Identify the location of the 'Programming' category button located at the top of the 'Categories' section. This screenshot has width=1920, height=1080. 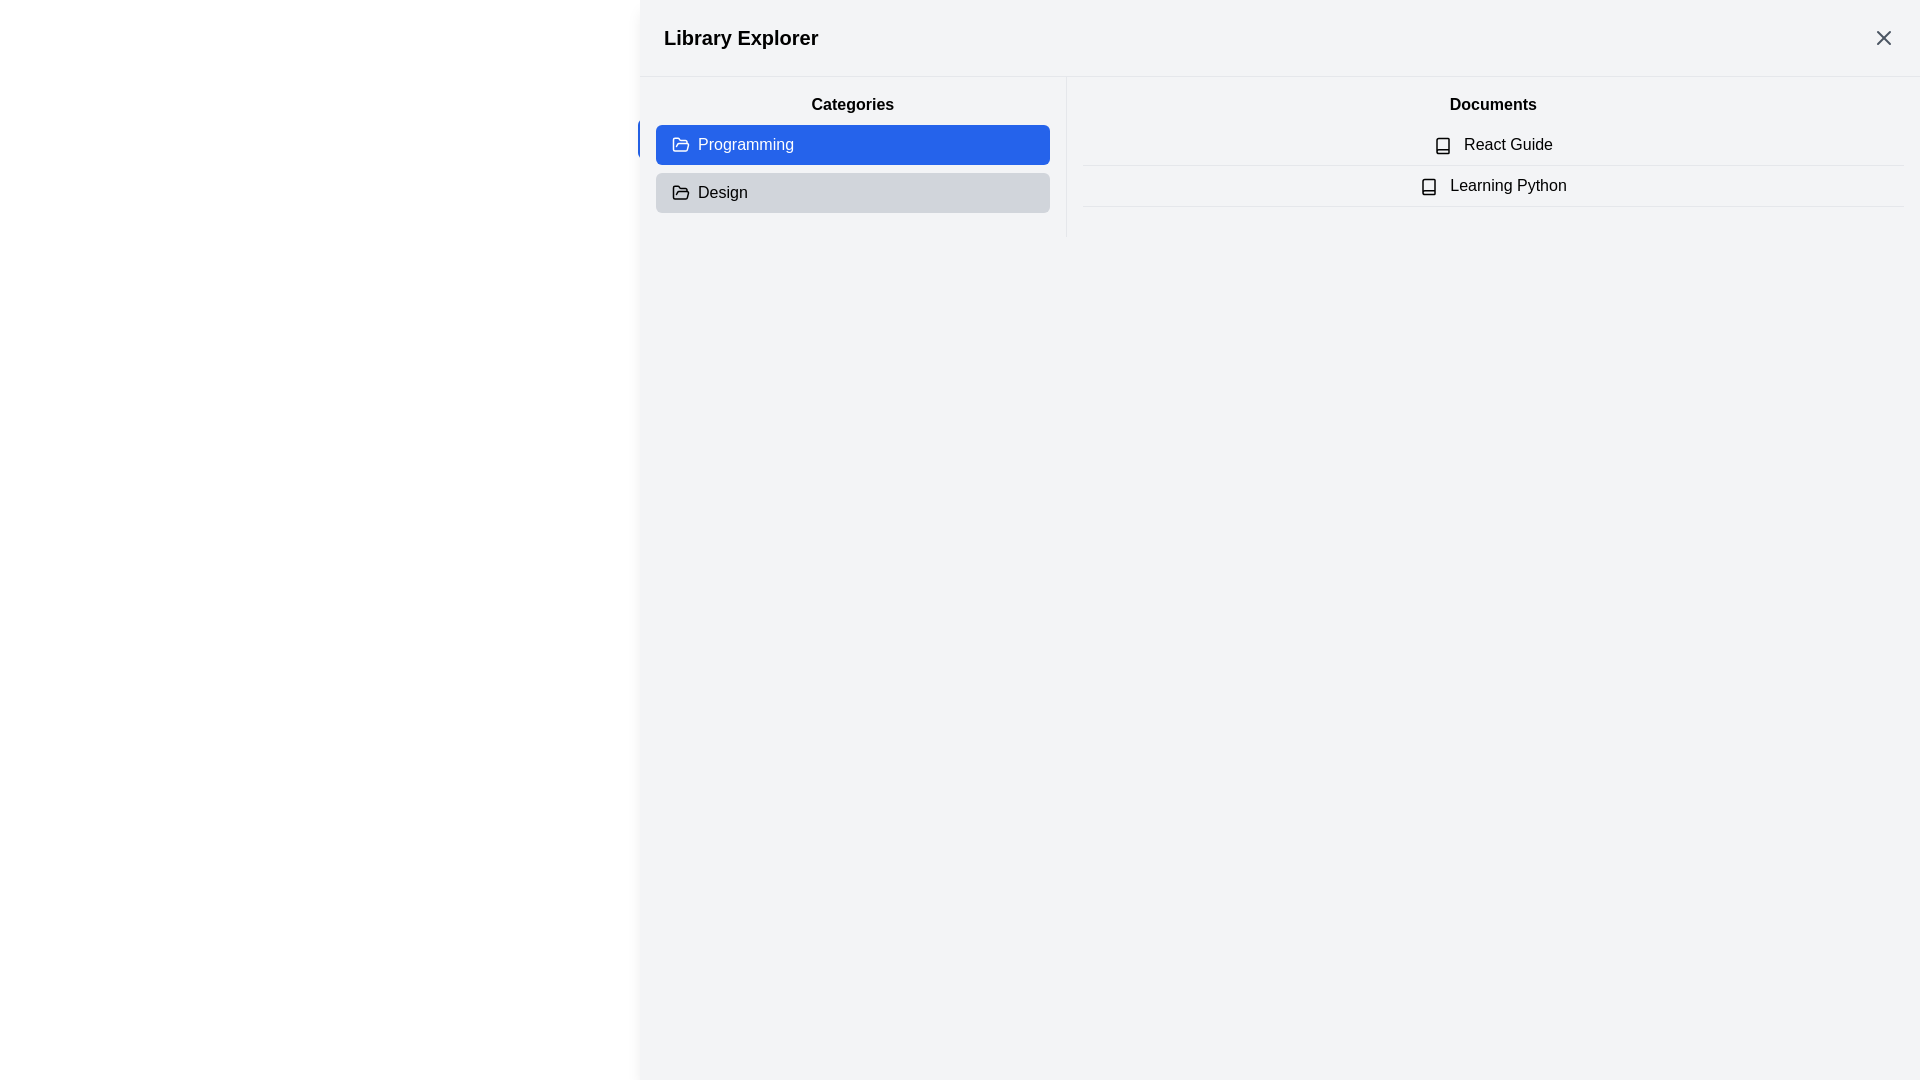
(852, 144).